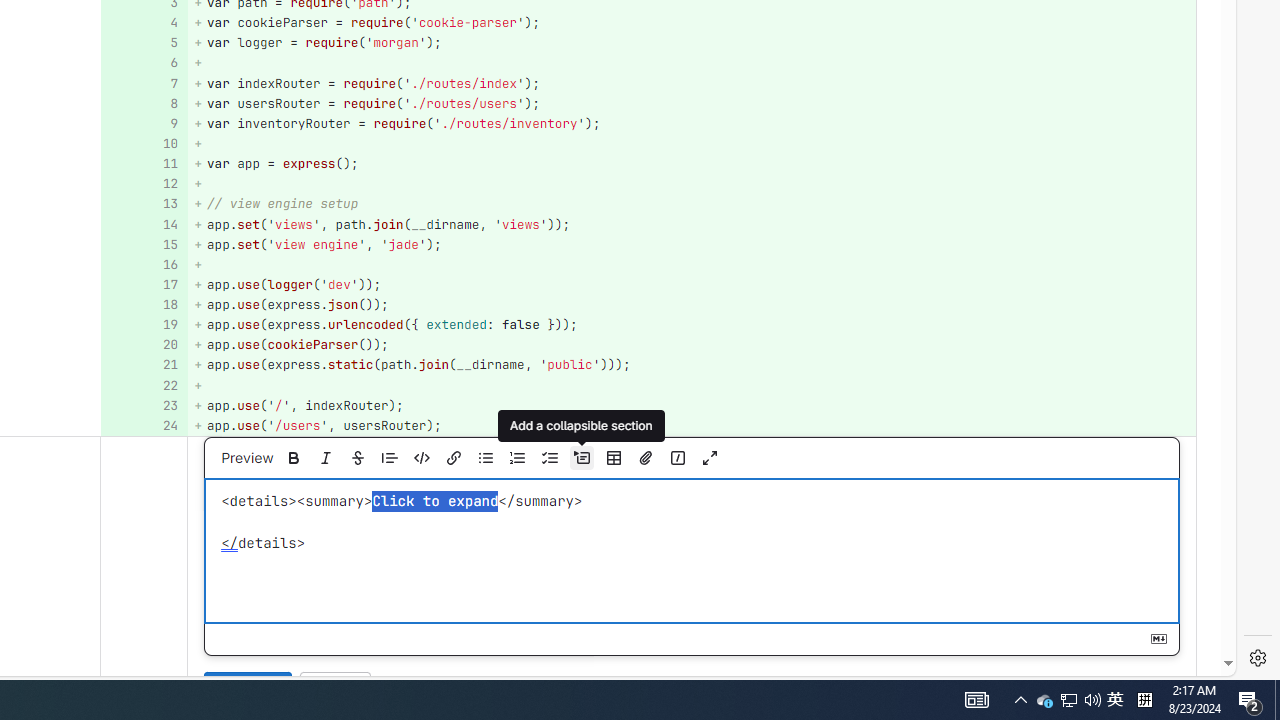 The height and width of the screenshot is (720, 1280). Describe the element at coordinates (141, 62) in the screenshot. I see `'6'` at that location.